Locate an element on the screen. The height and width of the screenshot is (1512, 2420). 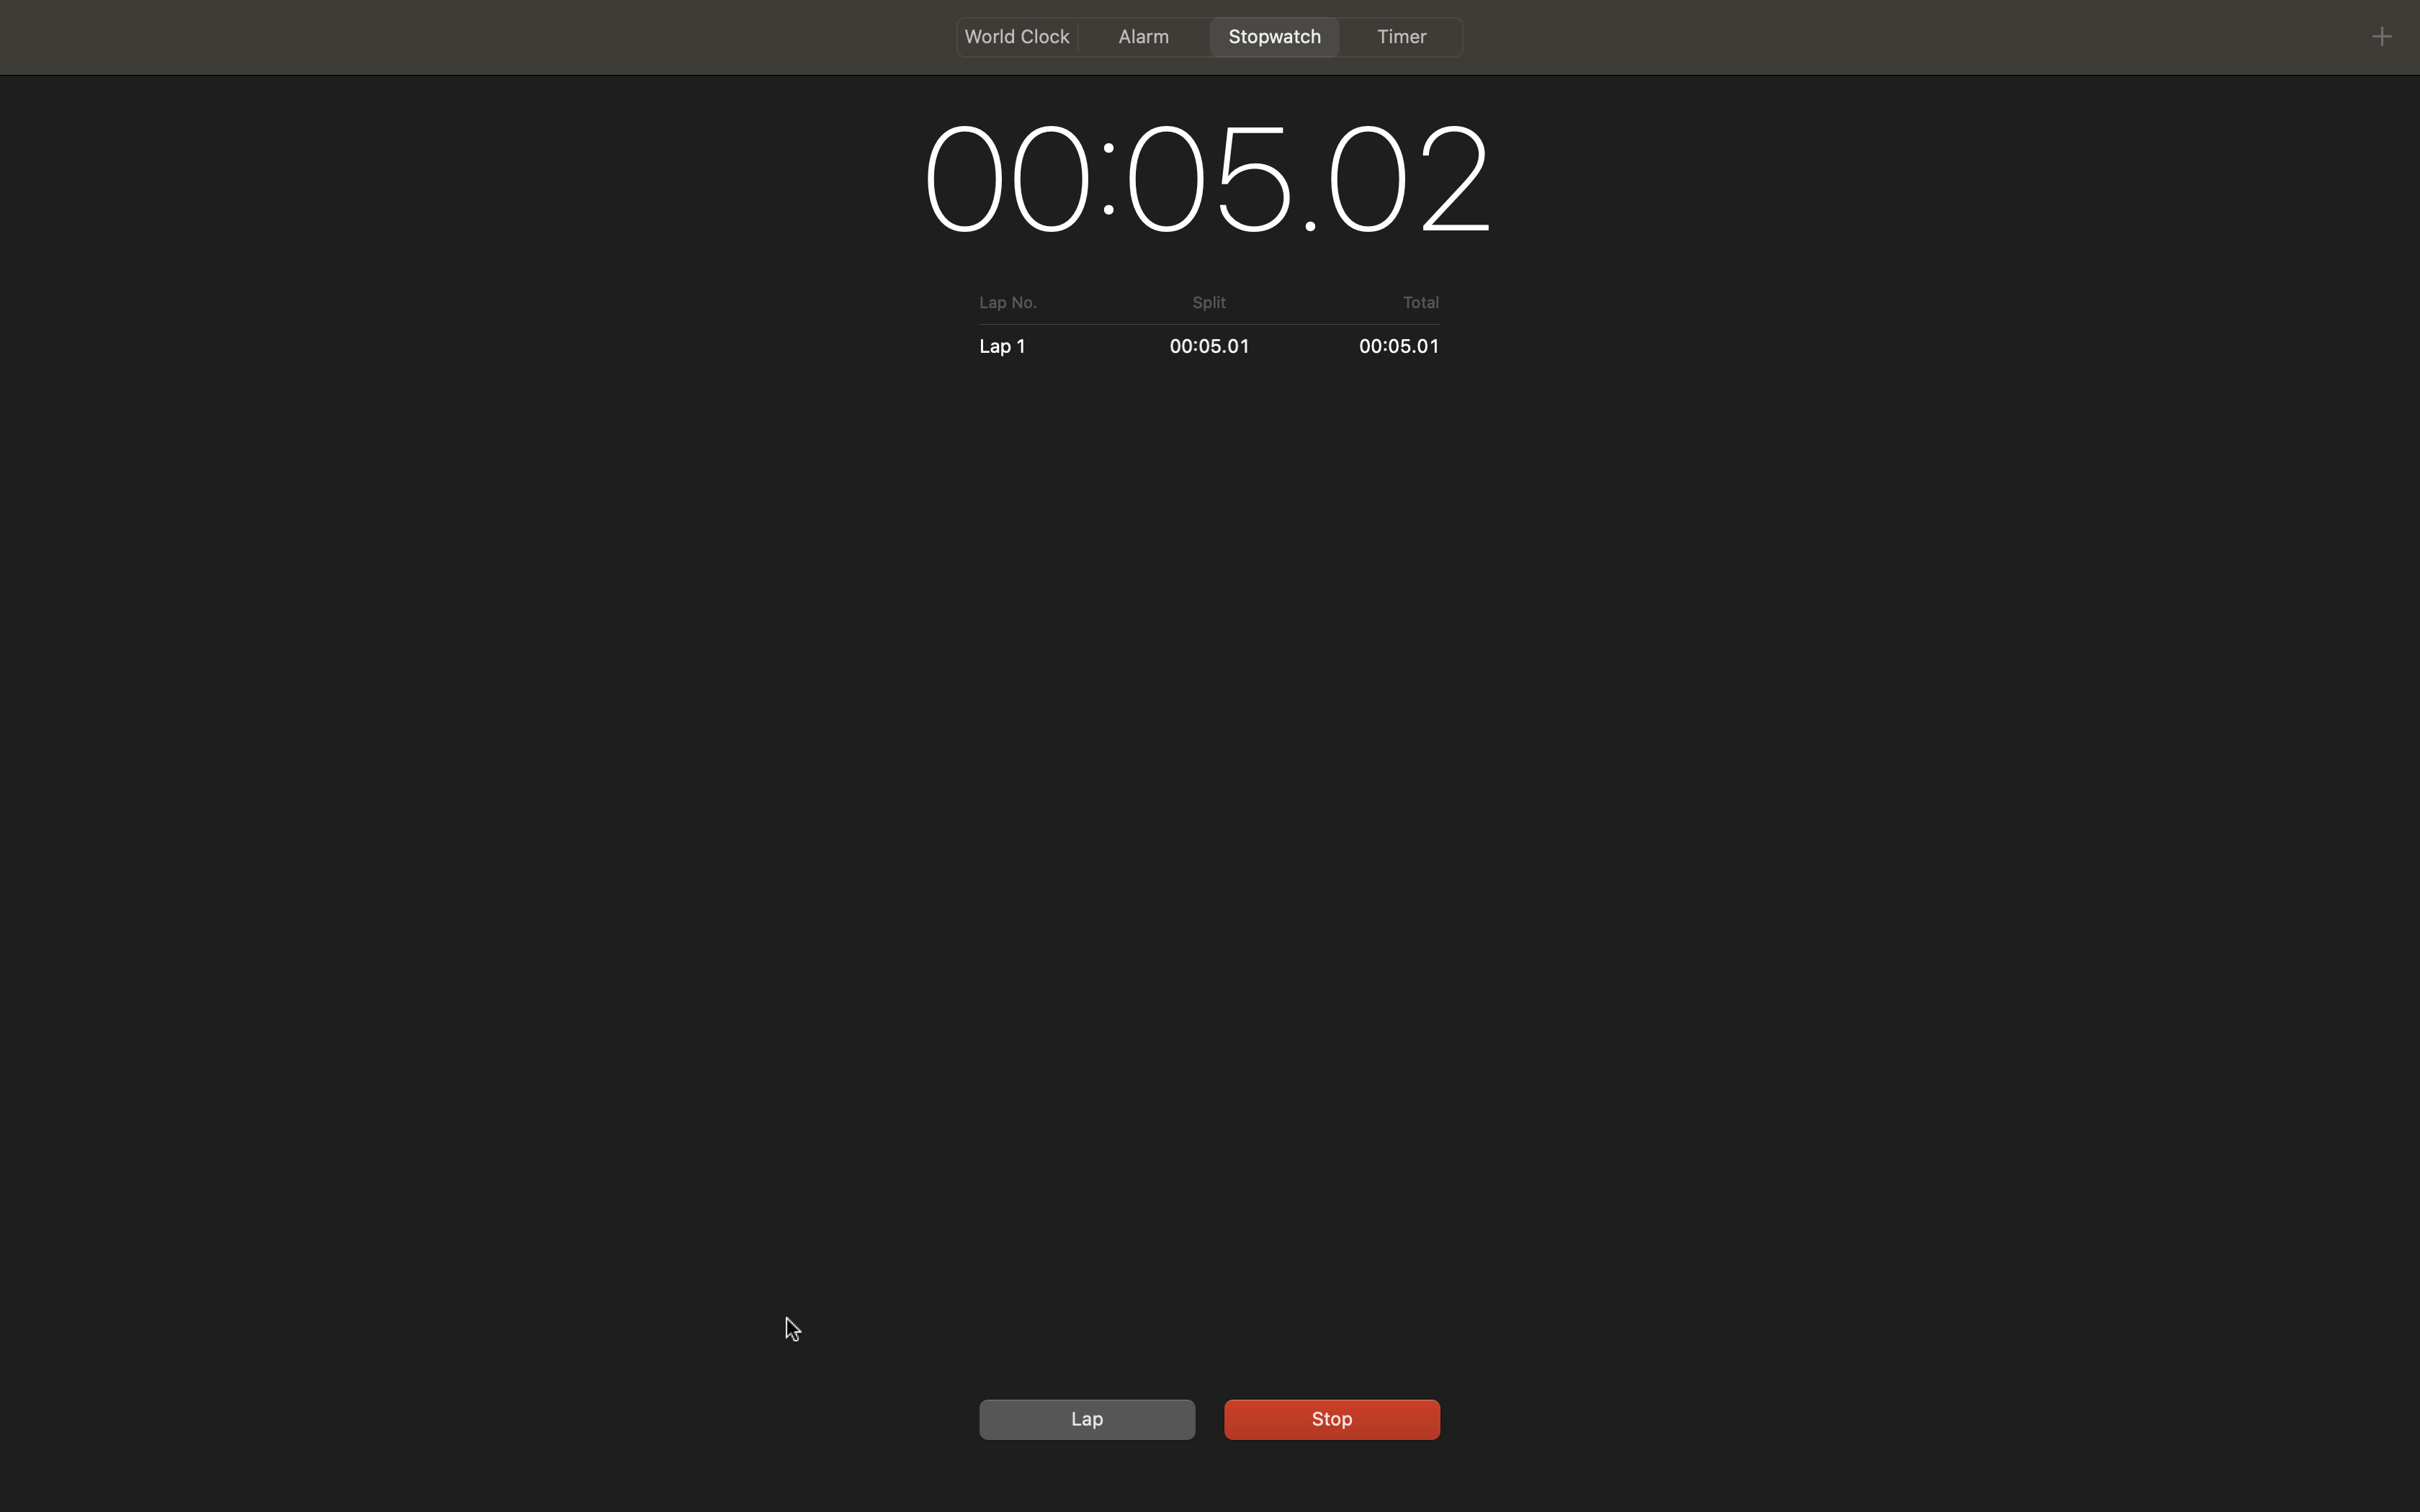
Record a lap and then stop the stopwatch is located at coordinates (1083, 1418).